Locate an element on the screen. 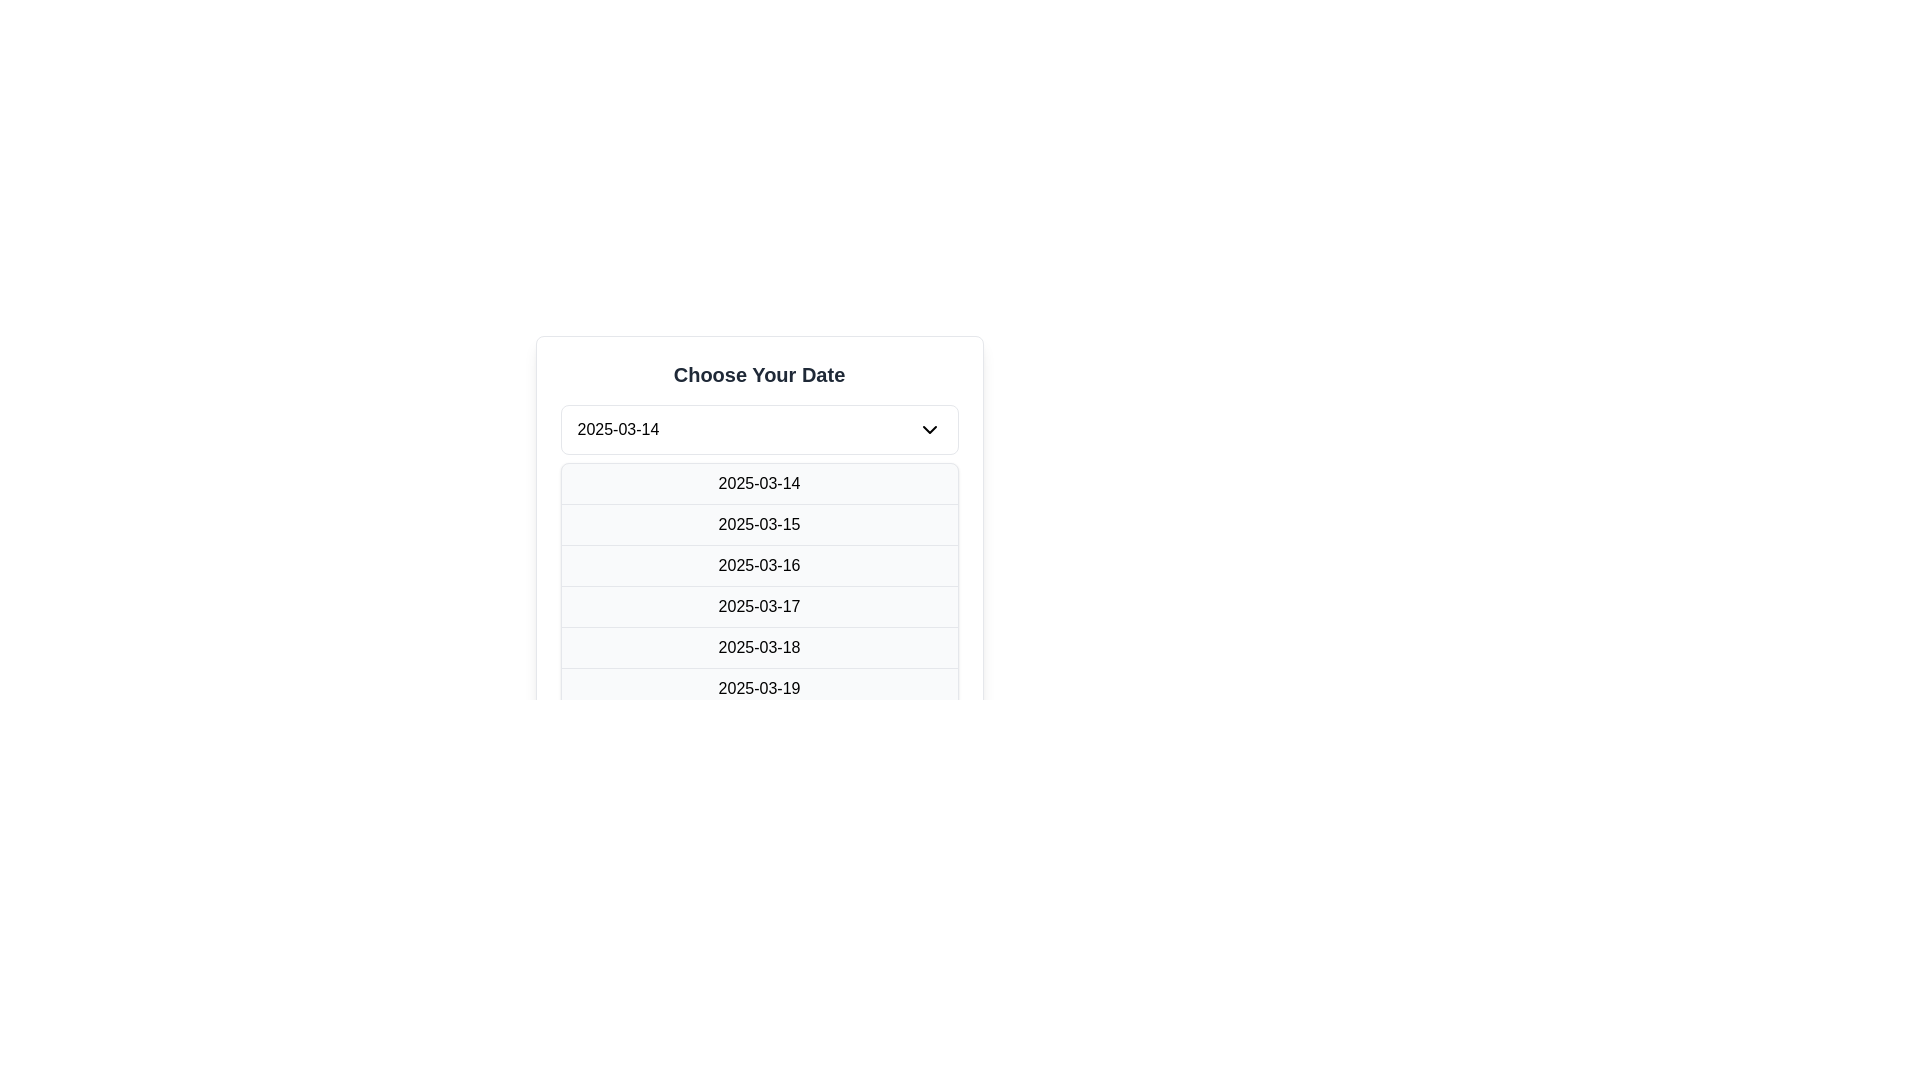 The width and height of the screenshot is (1920, 1080). the dropdown indicator (SVG icon) resembling a downward-facing chevron is located at coordinates (928, 428).